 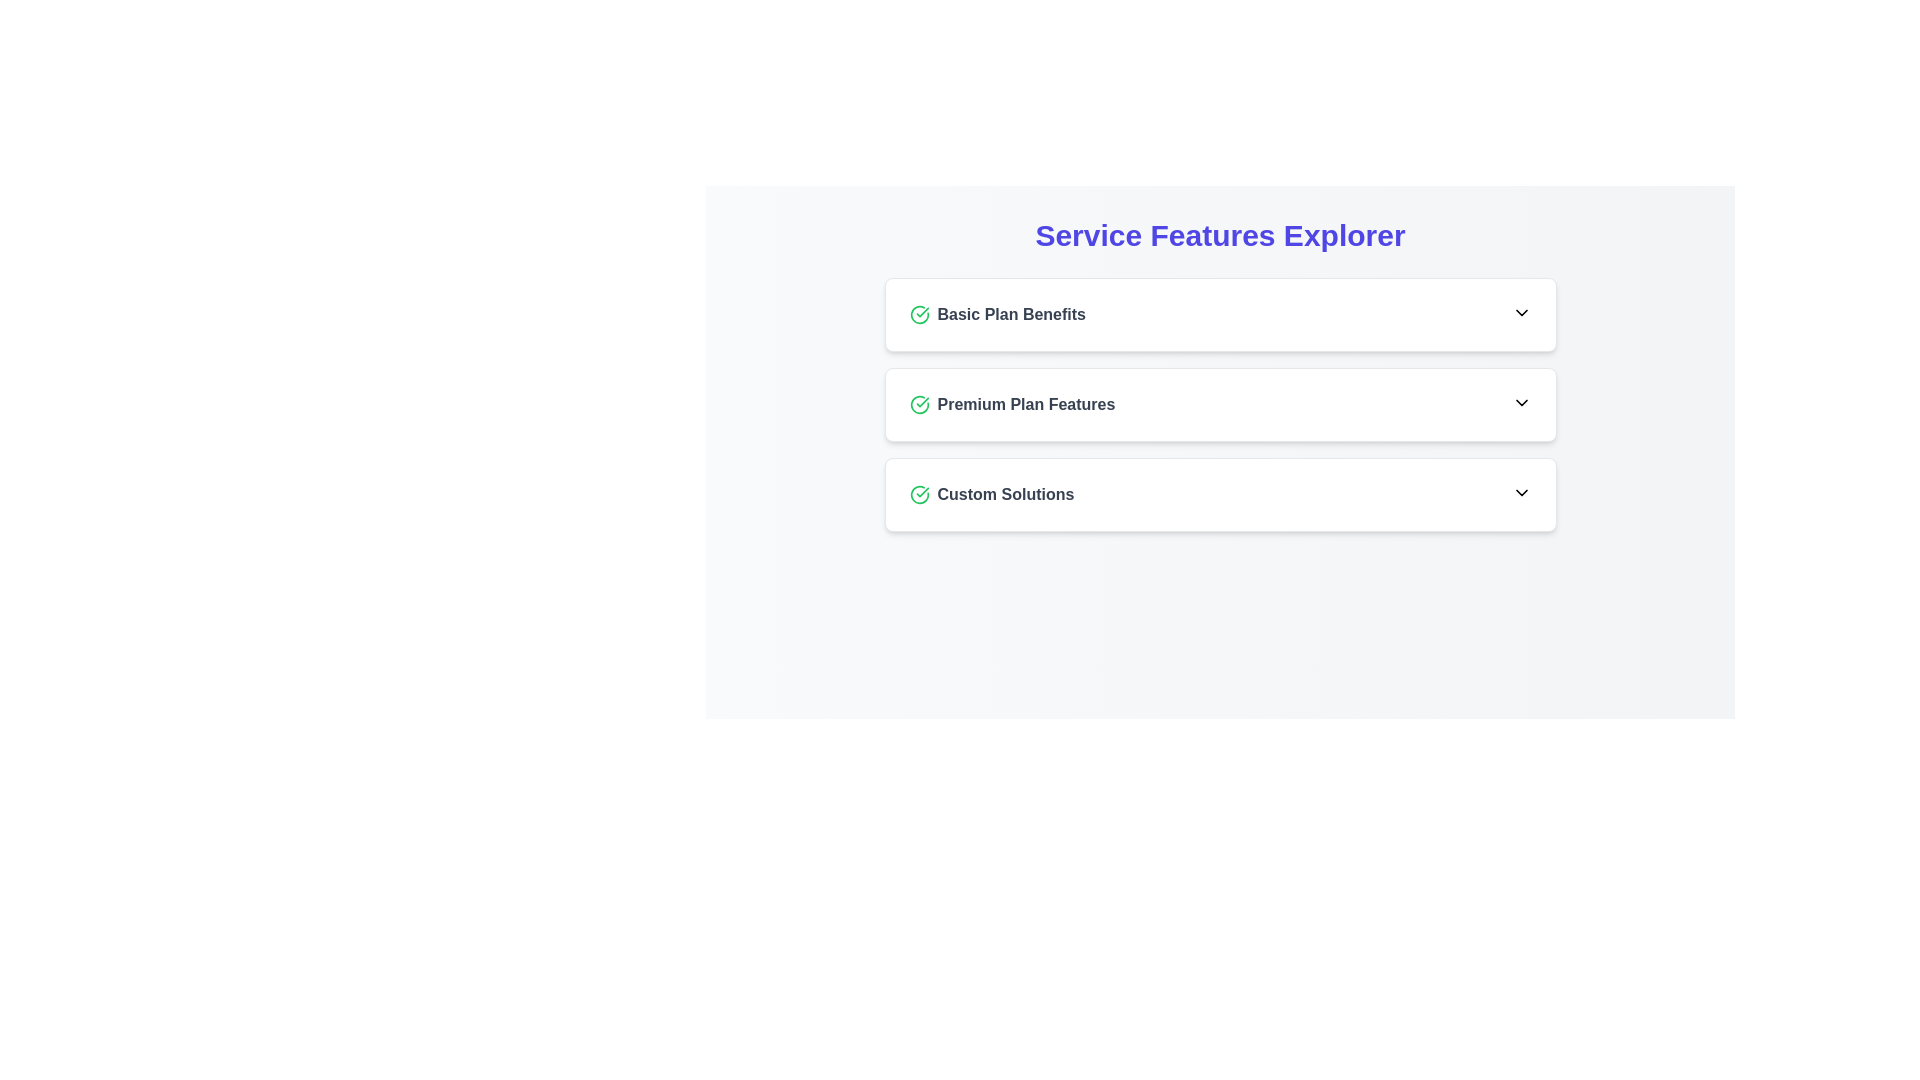 What do you see at coordinates (1026, 405) in the screenshot?
I see `the text label that reads 'Premium Plan Features' to select it` at bounding box center [1026, 405].